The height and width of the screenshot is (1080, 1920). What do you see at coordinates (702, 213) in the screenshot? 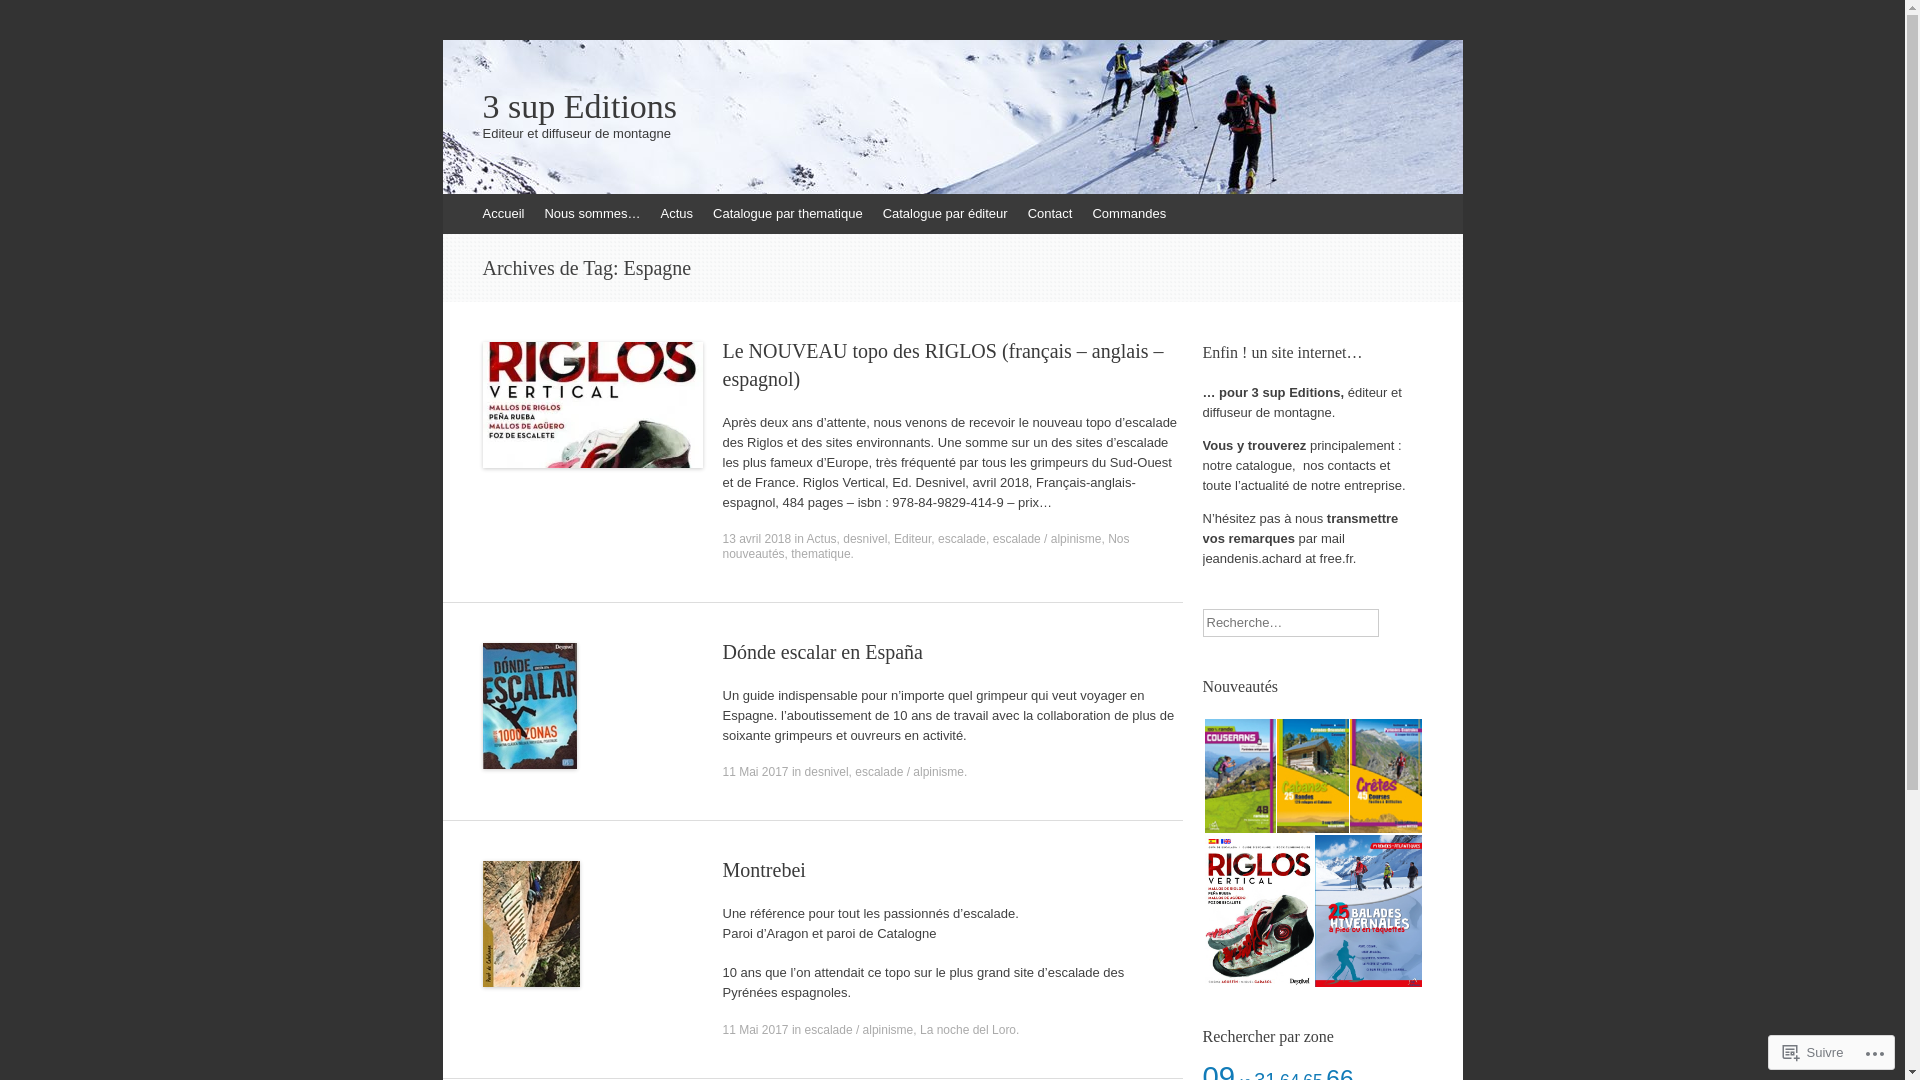
I see `'Catalogue par thematique'` at bounding box center [702, 213].